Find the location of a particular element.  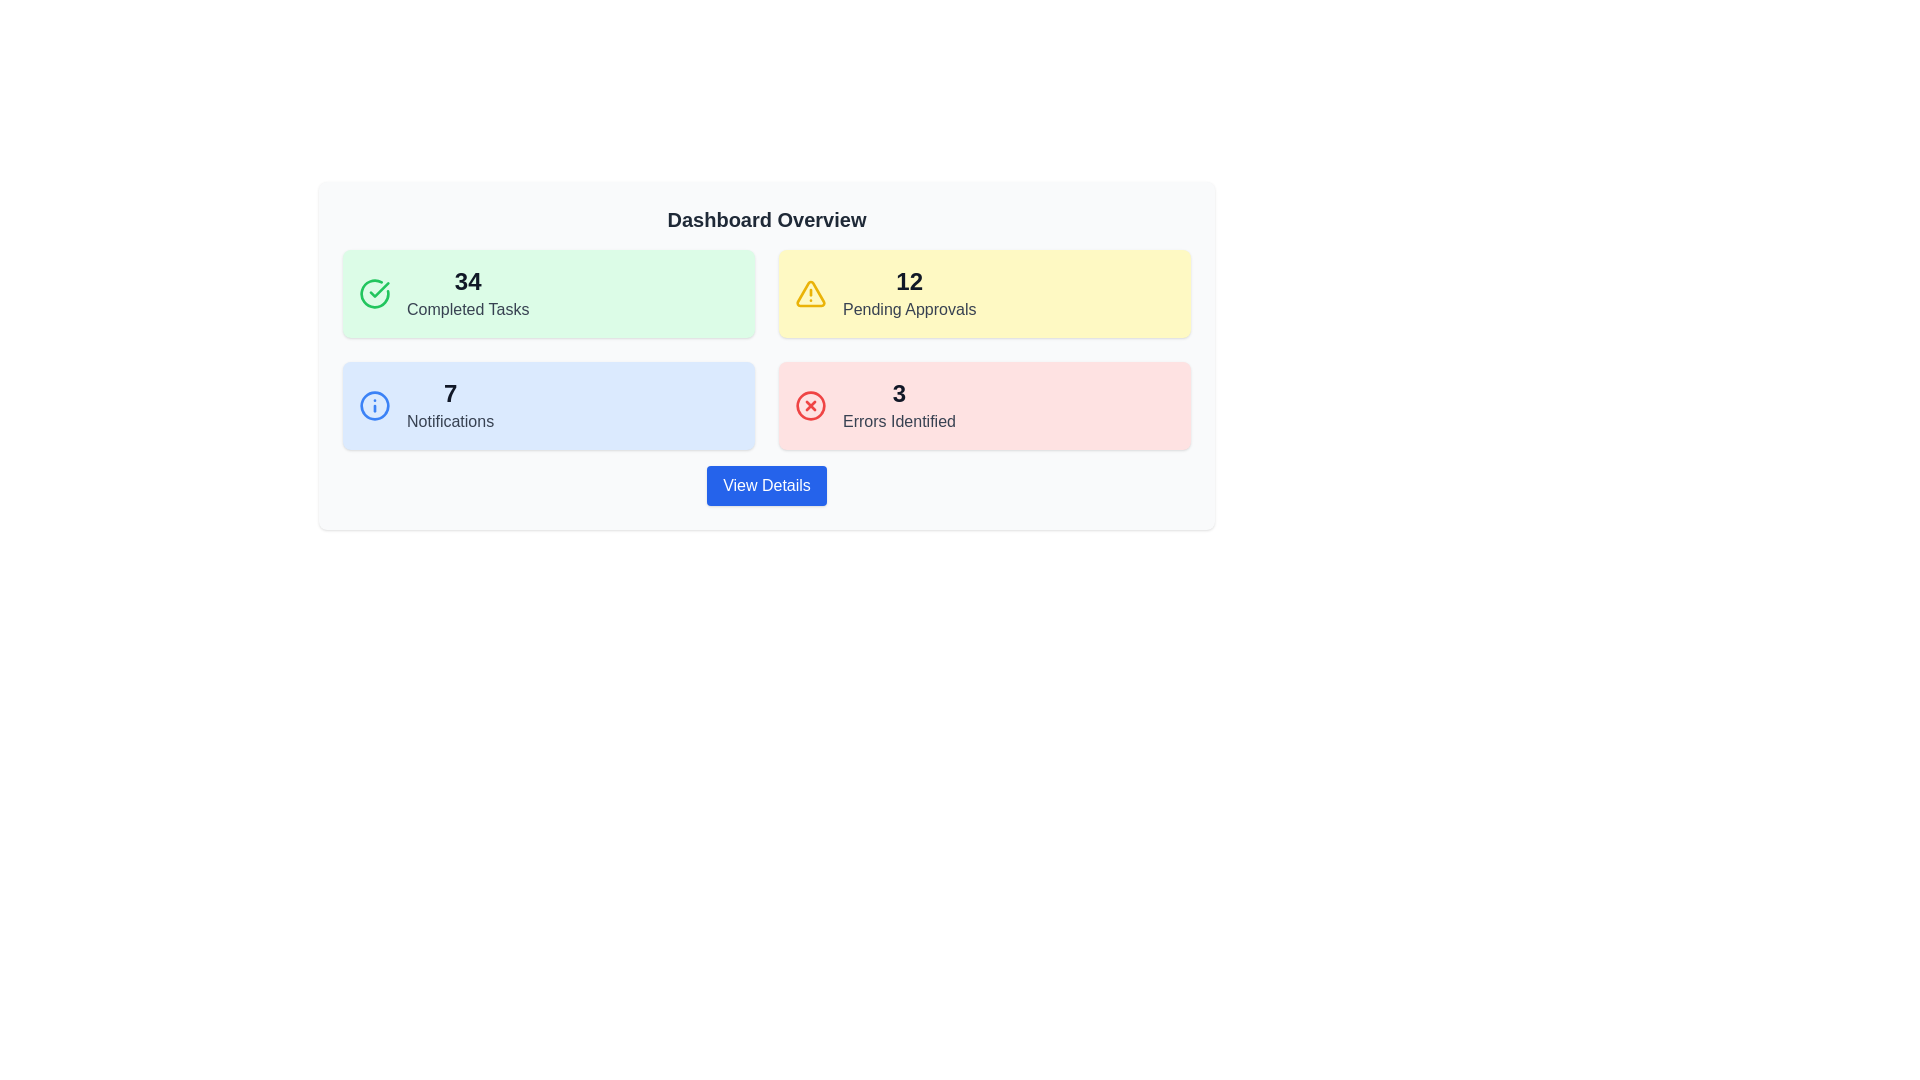

the Text label indicating the number of pending approvals on the rightmost yellow card in the upper row of the dashboard view is located at coordinates (908, 293).